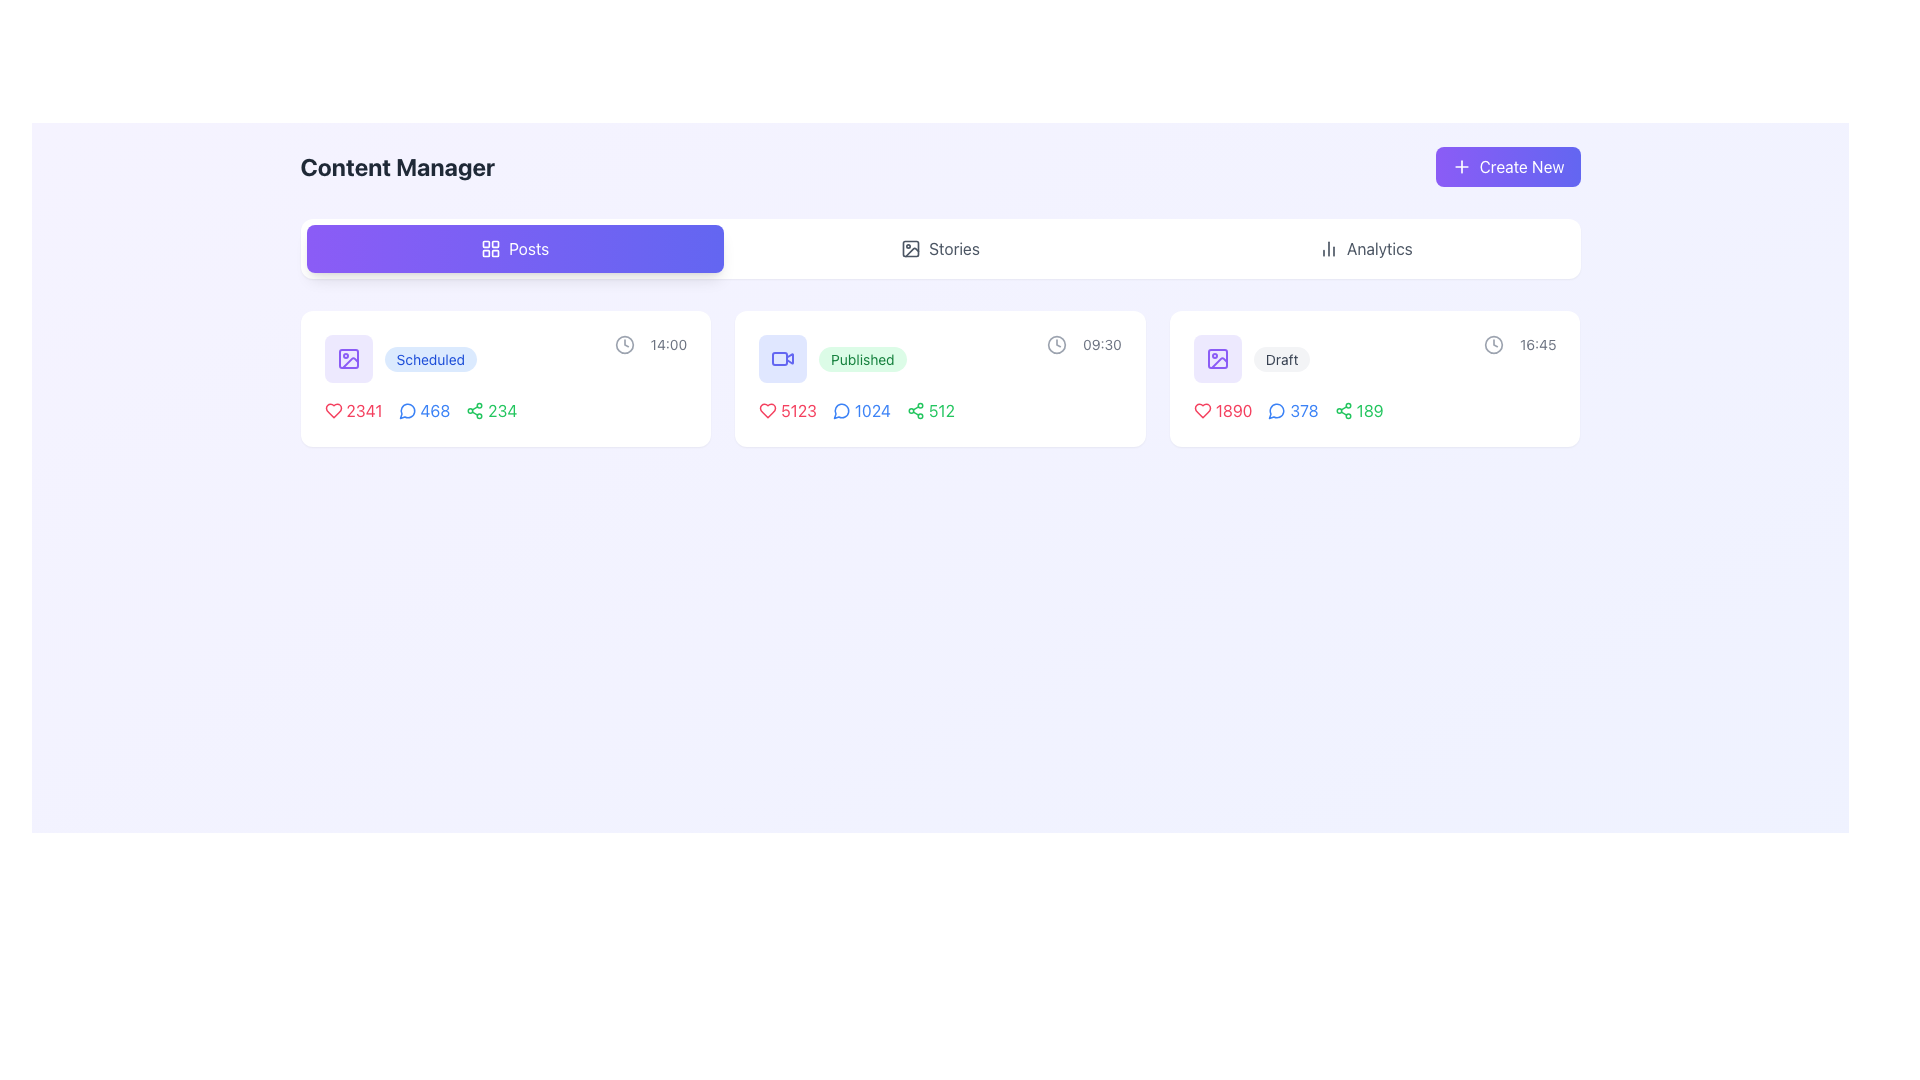 The image size is (1920, 1080). I want to click on the 'Stories' button, which is the second button in a horizontal group at the top-center of the interface, so click(939, 248).